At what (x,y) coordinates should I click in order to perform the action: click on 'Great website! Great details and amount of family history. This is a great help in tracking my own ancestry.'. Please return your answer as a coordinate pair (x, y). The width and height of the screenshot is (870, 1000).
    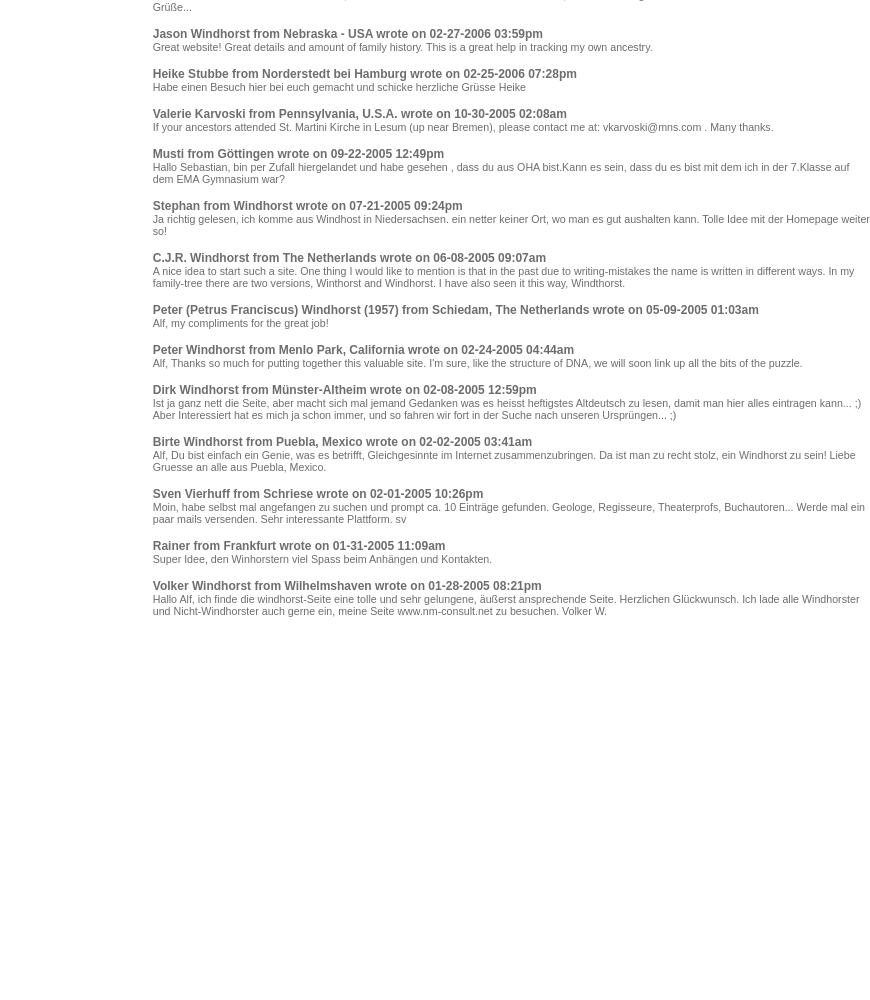
    Looking at the image, I should click on (402, 47).